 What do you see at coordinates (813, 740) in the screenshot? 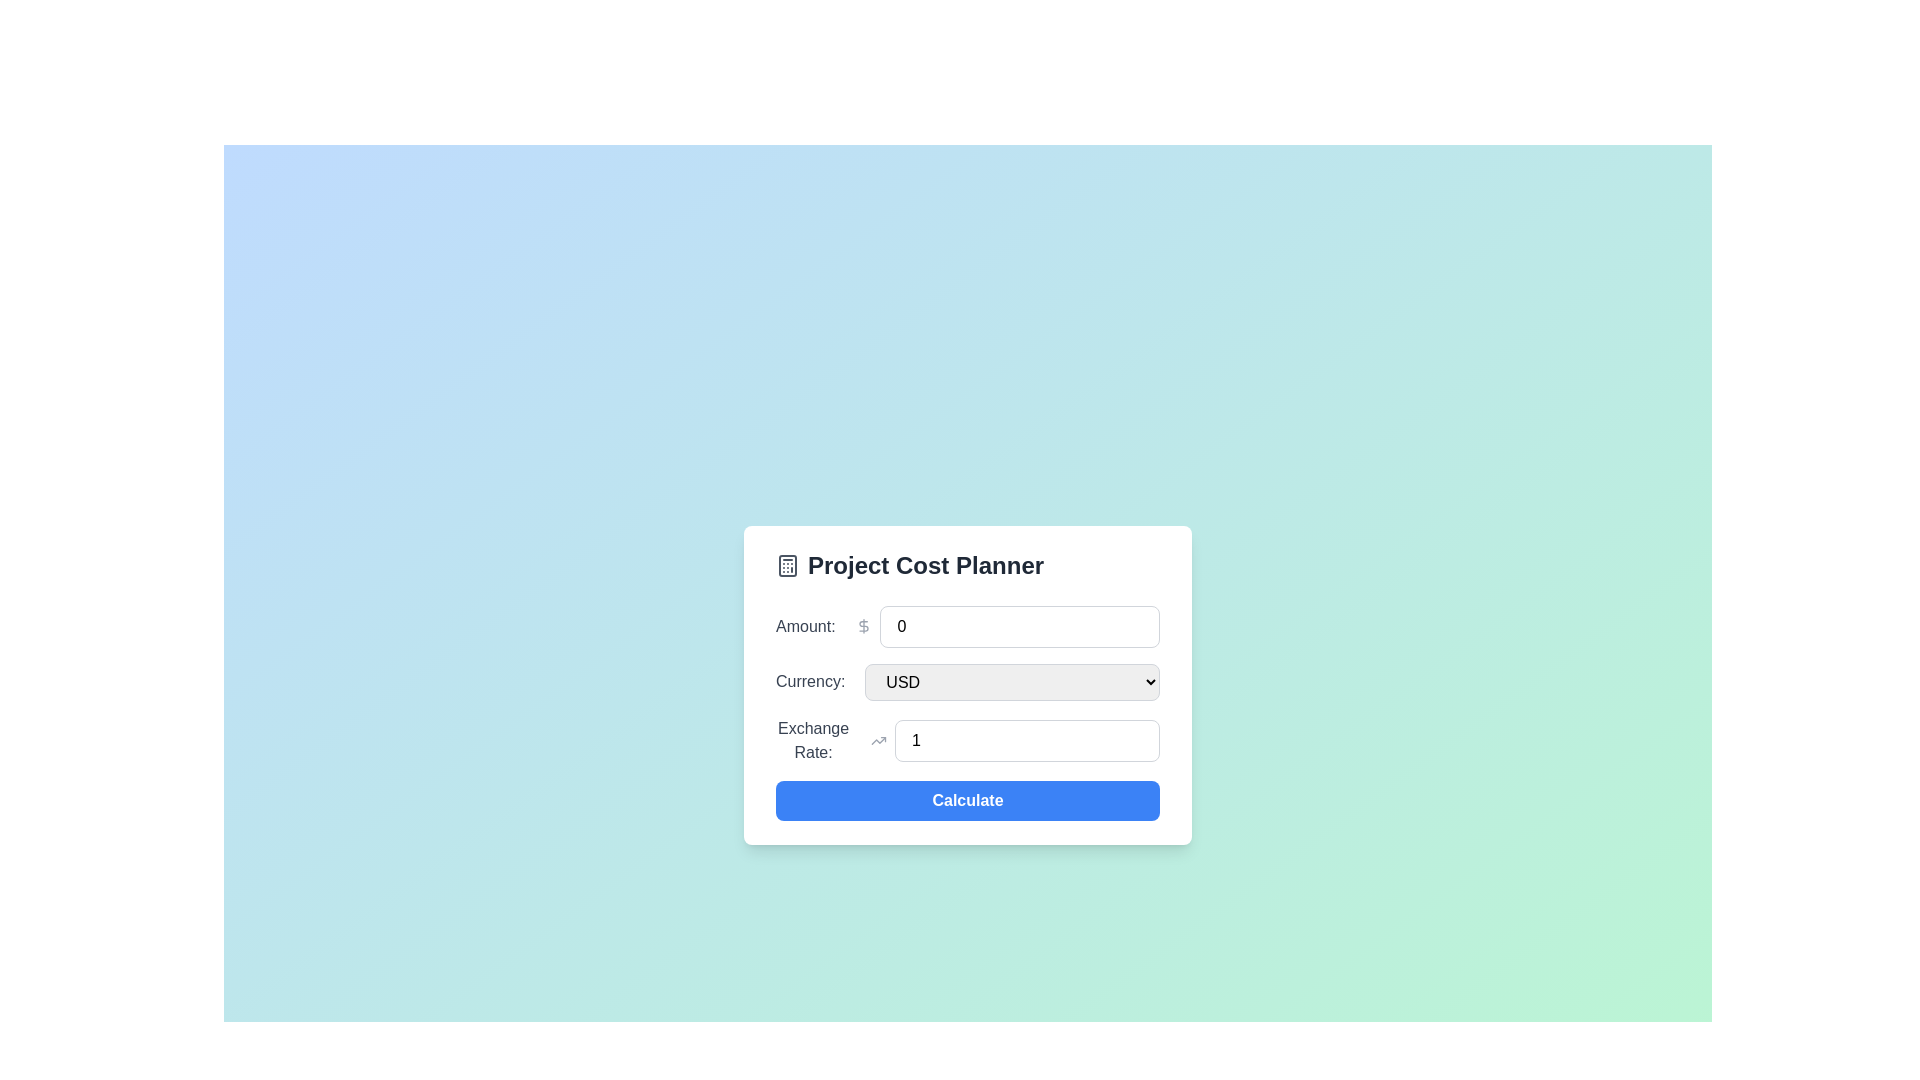
I see `the static text label that provides context for the adjacent exchange rate input field` at bounding box center [813, 740].